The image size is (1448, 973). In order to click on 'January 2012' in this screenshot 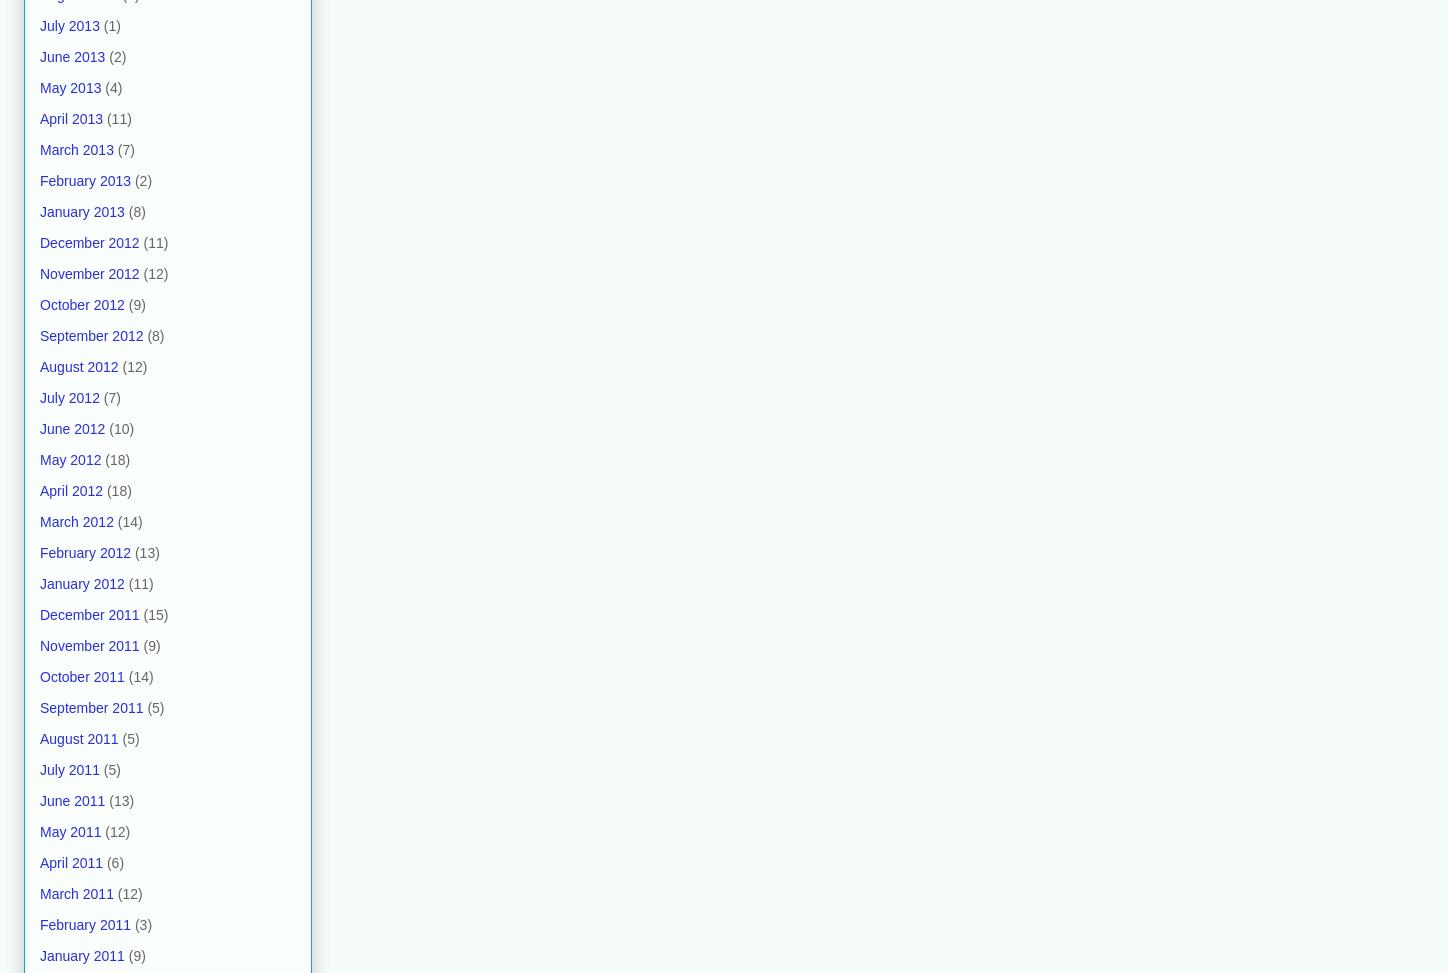, I will do `click(81, 583)`.